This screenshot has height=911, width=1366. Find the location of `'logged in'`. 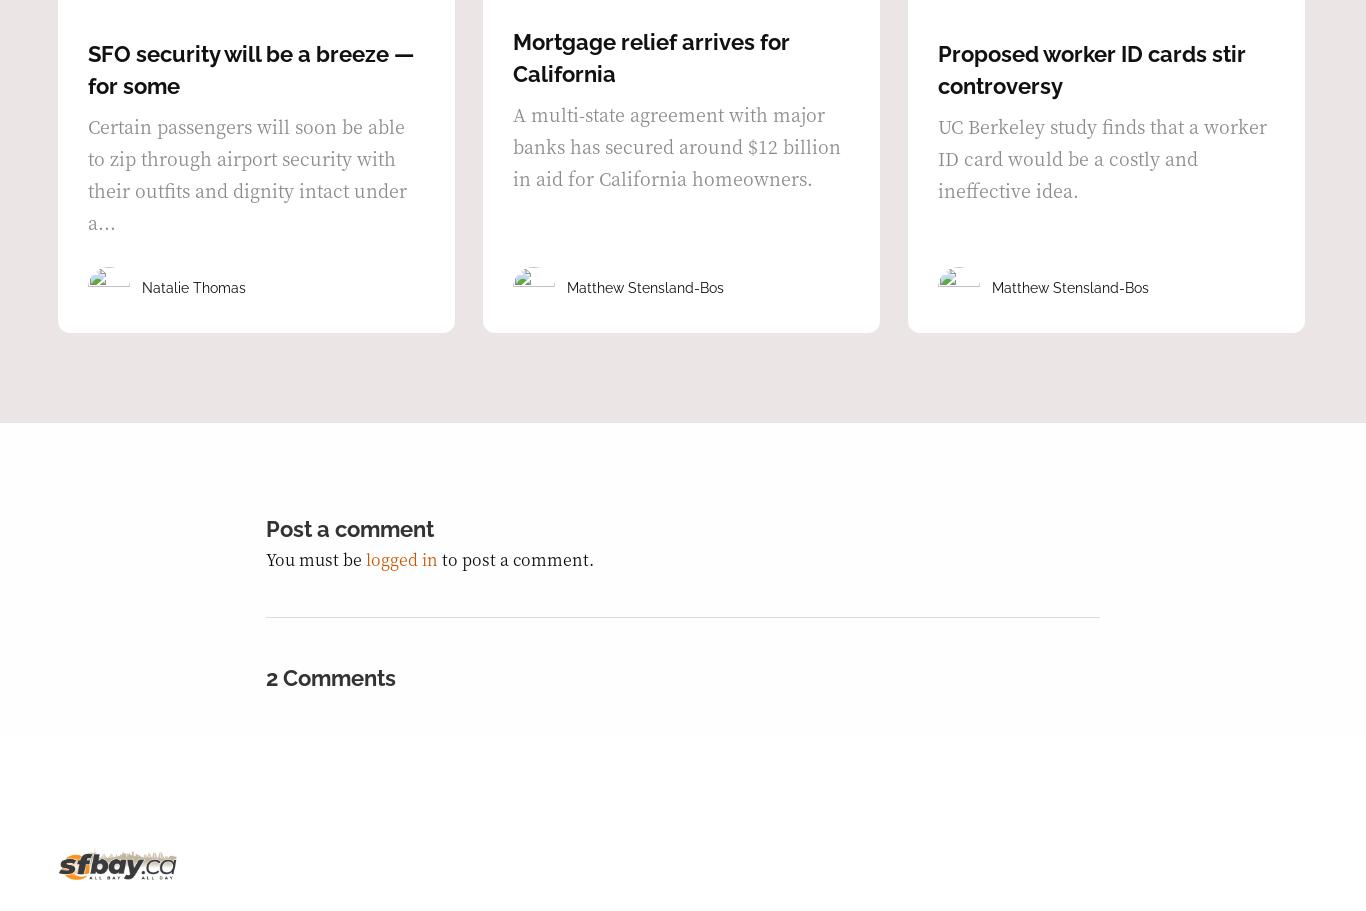

'logged in' is located at coordinates (401, 558).